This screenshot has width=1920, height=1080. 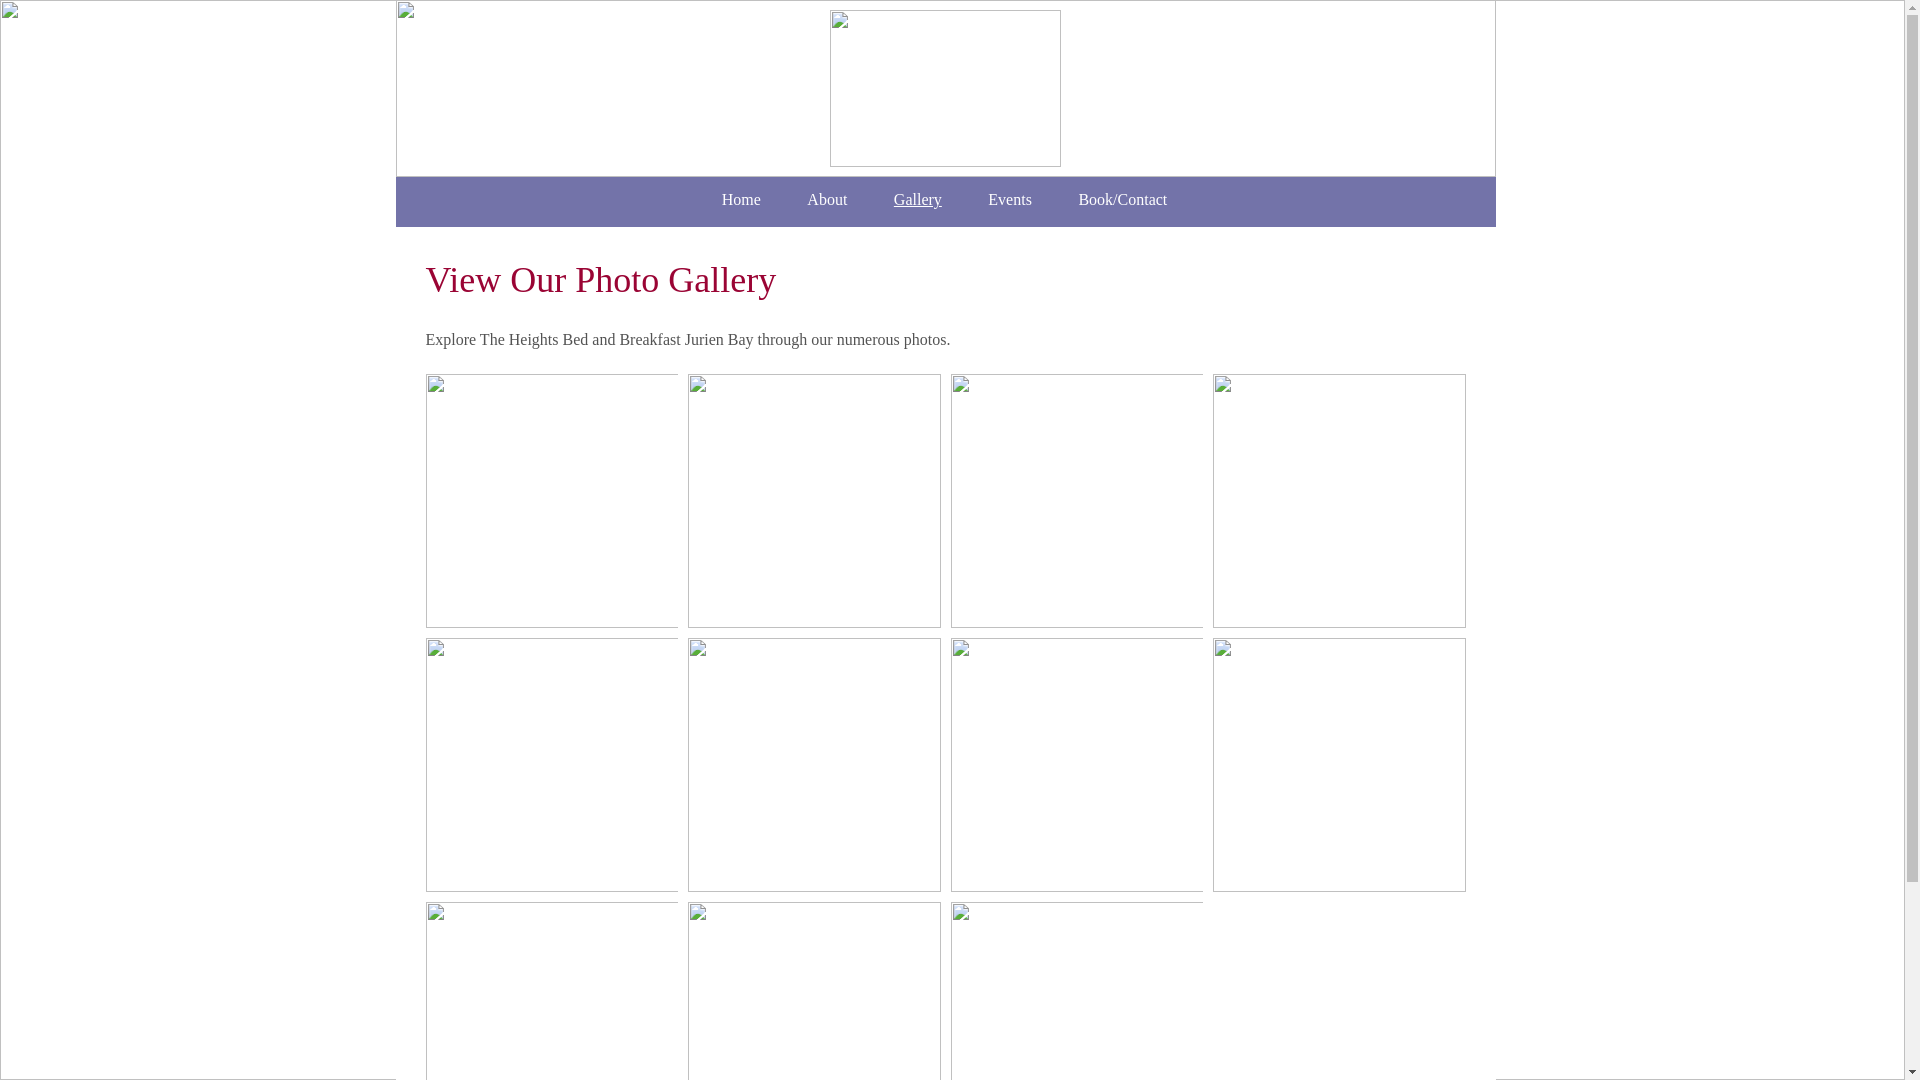 What do you see at coordinates (827, 200) in the screenshot?
I see `'About'` at bounding box center [827, 200].